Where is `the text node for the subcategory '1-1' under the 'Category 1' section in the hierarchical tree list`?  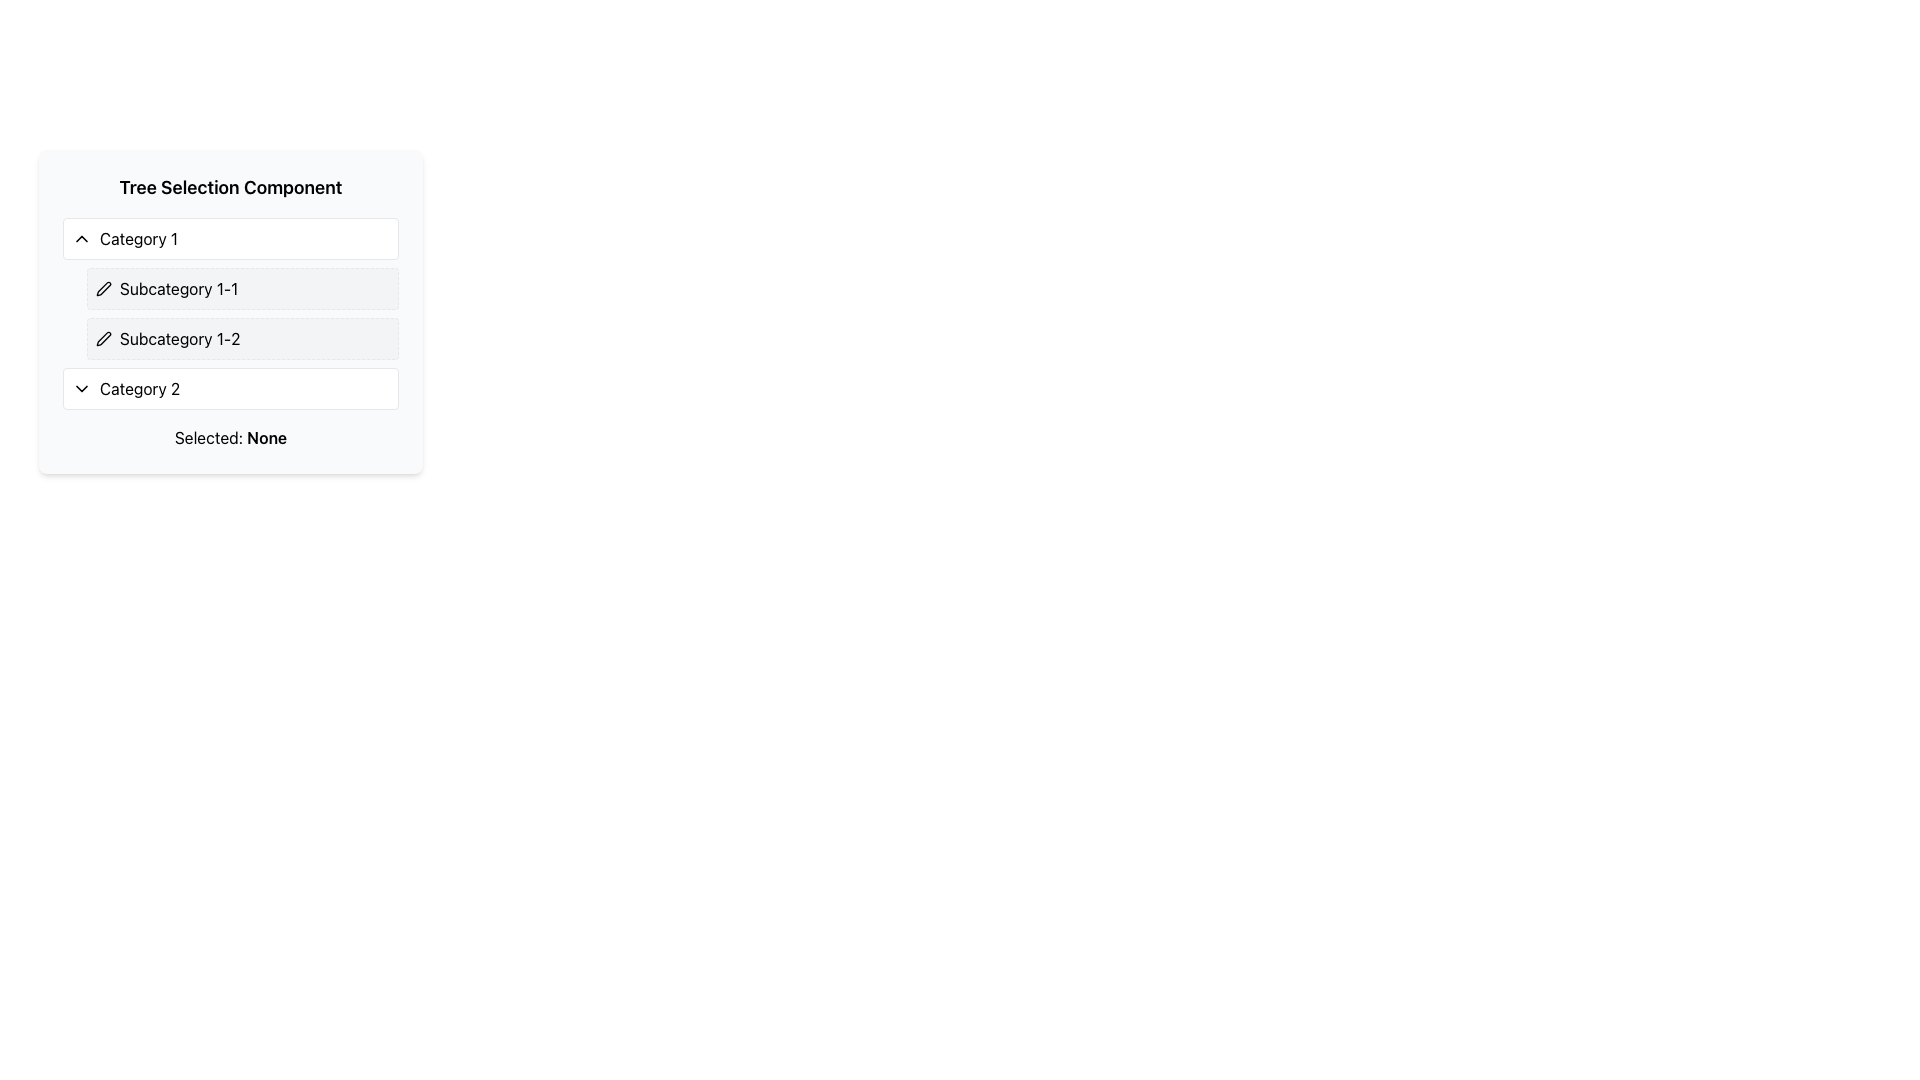
the text node for the subcategory '1-1' under the 'Category 1' section in the hierarchical tree list is located at coordinates (179, 289).